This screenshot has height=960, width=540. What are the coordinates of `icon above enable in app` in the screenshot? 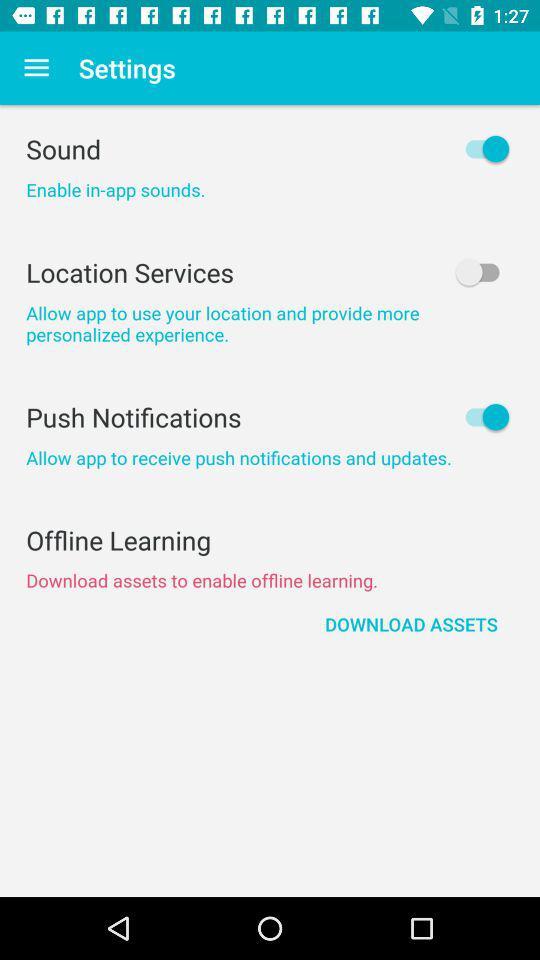 It's located at (270, 148).